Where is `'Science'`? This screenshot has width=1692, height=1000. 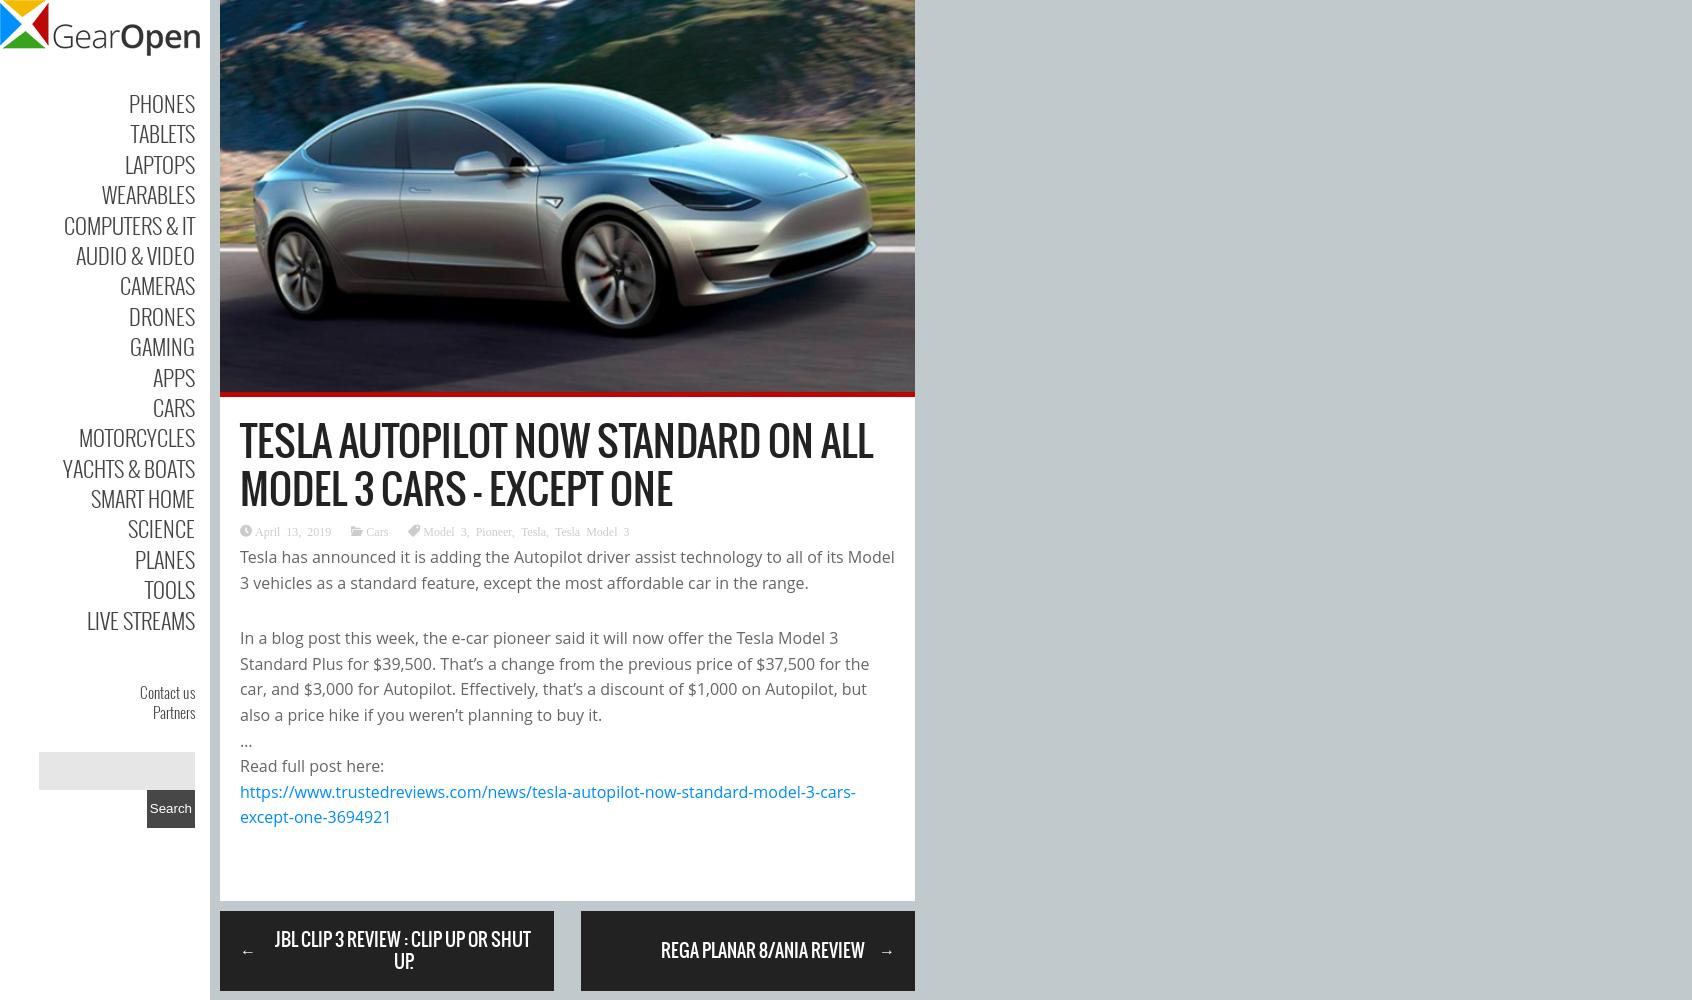 'Science' is located at coordinates (160, 528).